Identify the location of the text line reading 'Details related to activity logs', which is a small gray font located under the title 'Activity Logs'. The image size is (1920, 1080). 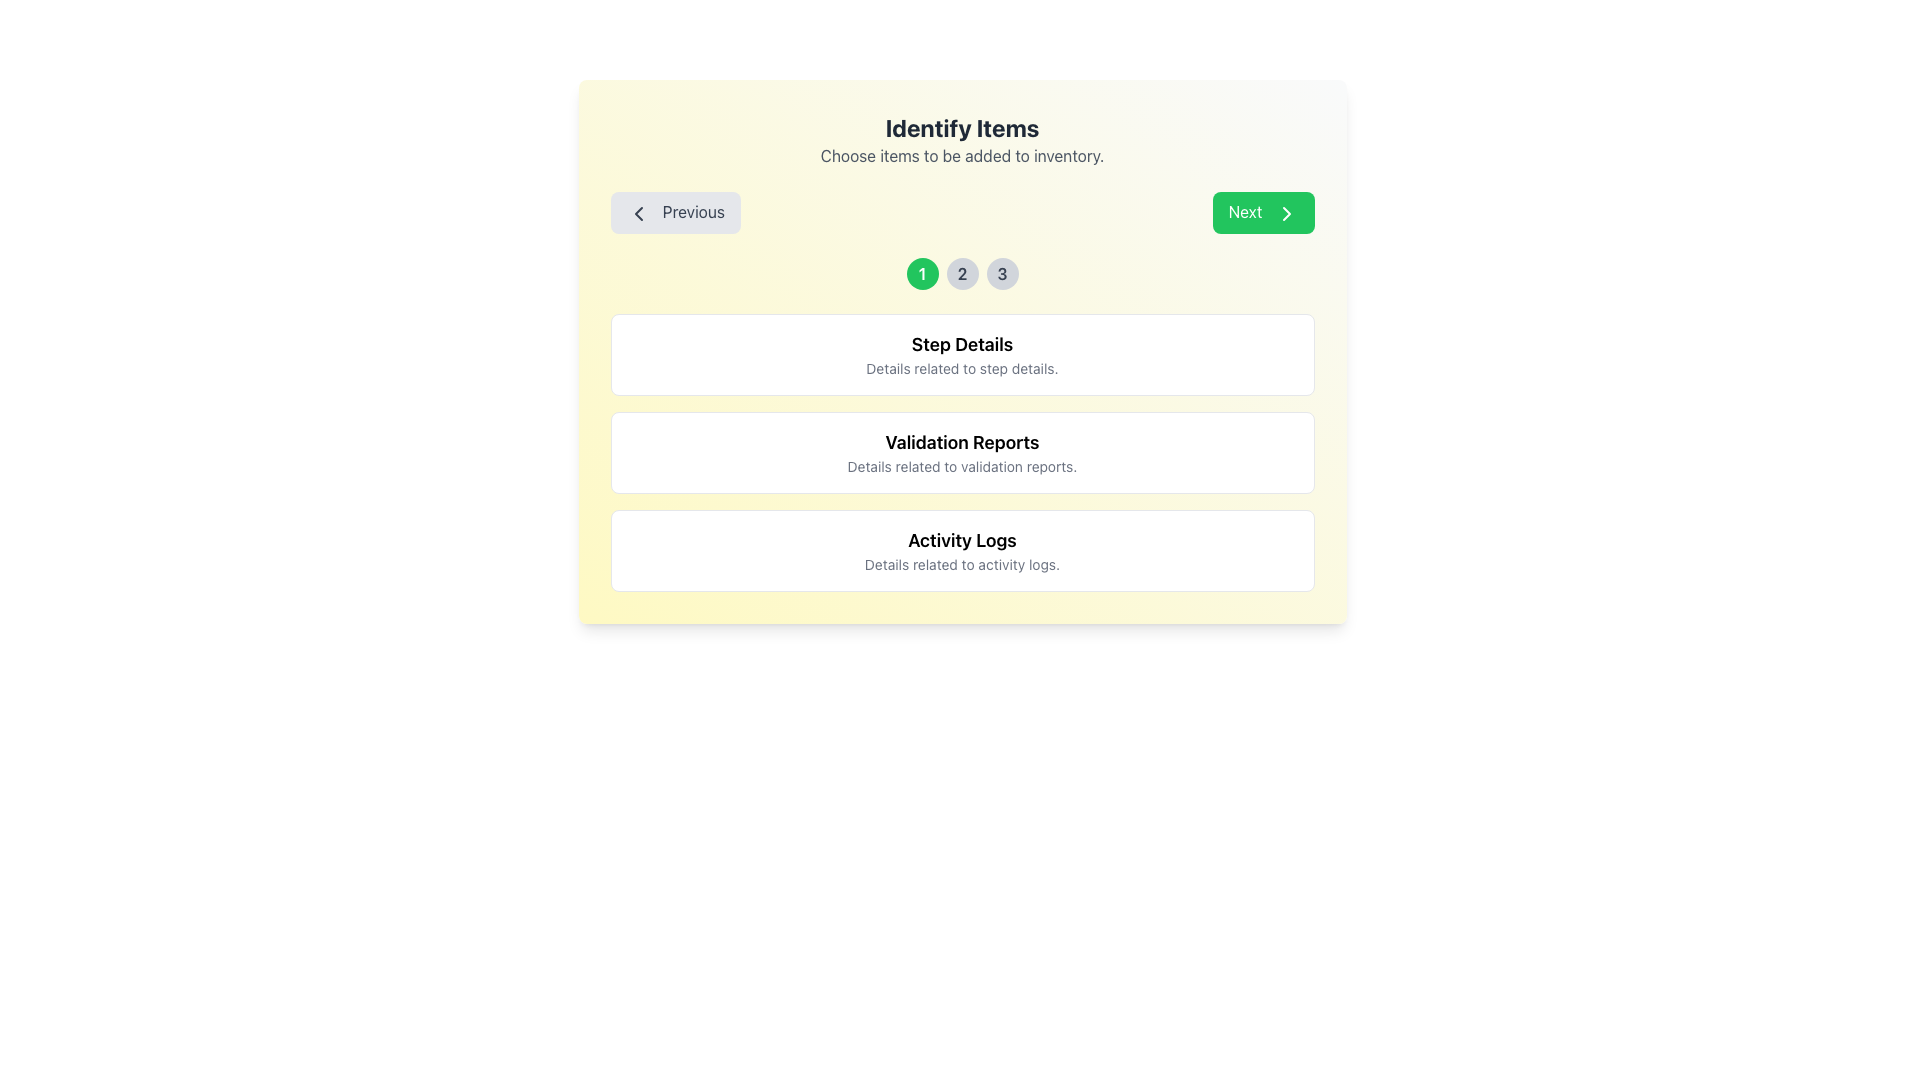
(962, 564).